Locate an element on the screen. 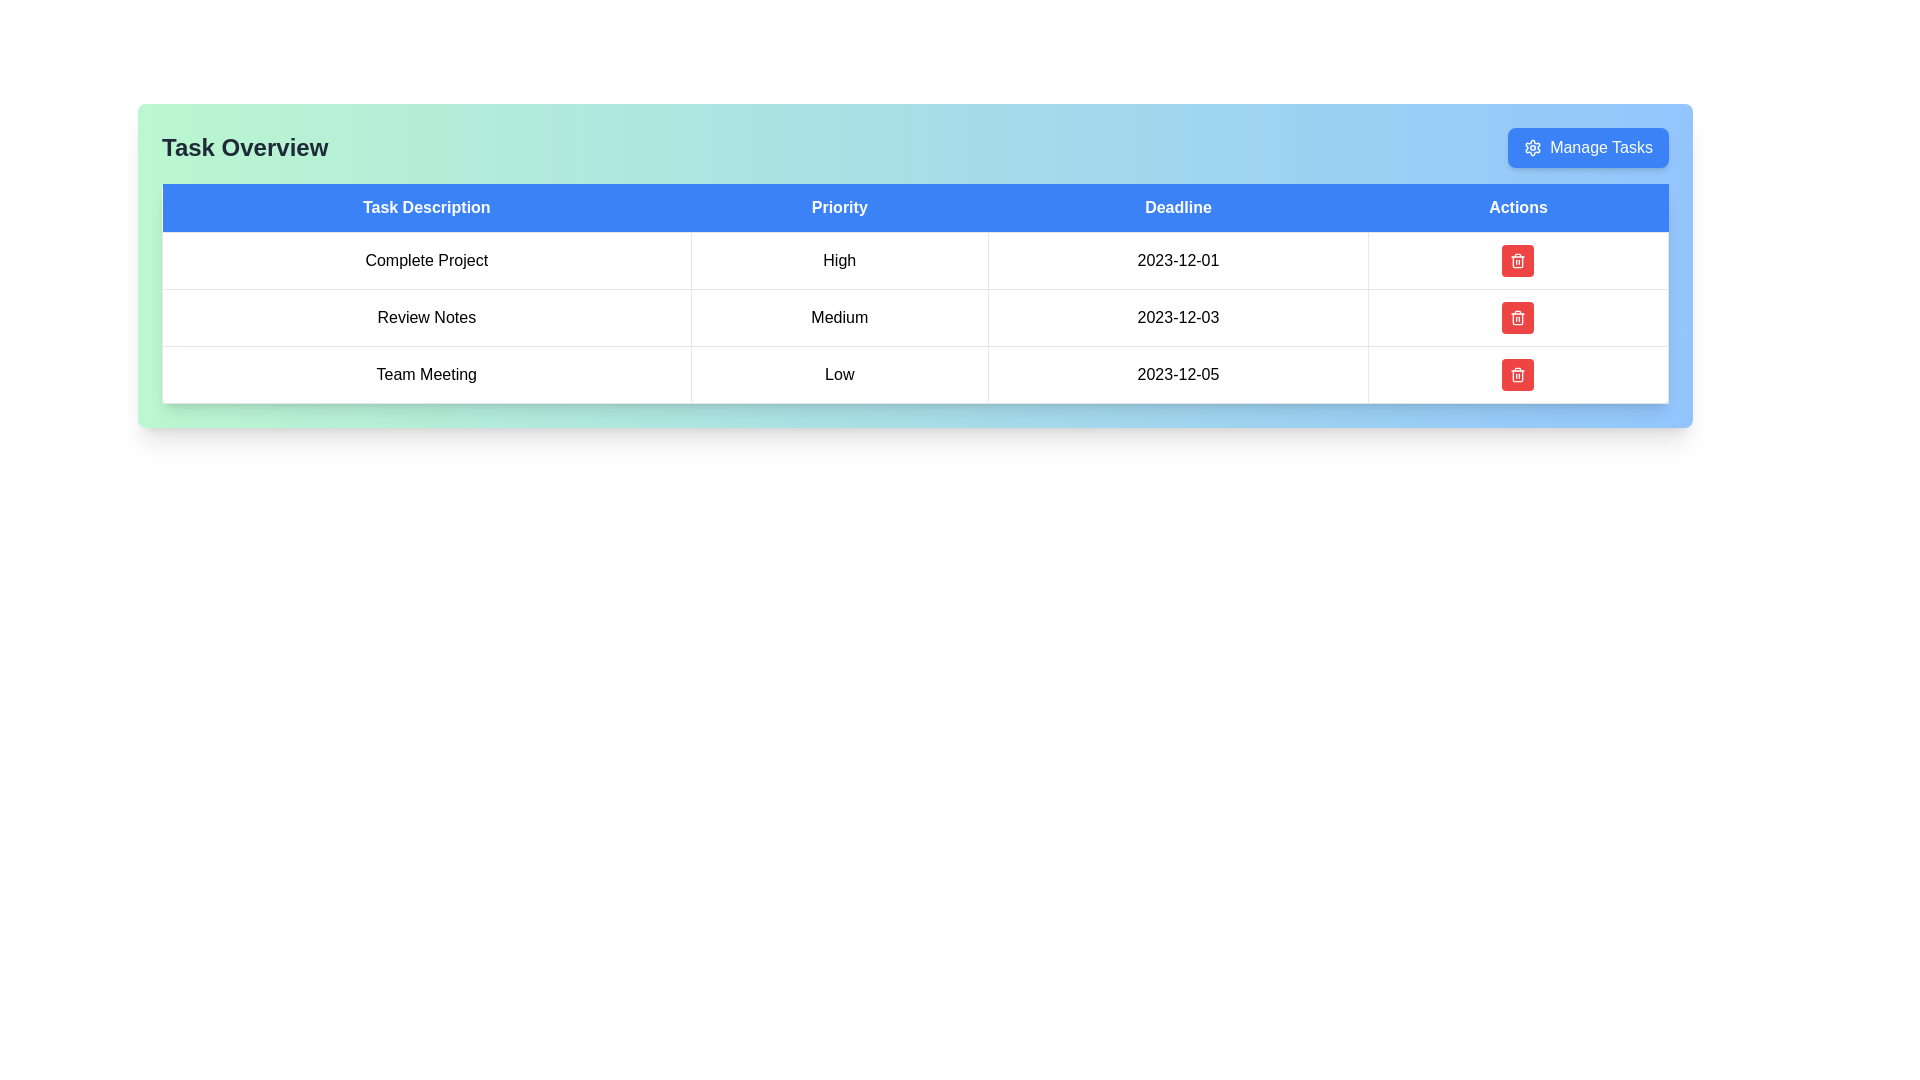 This screenshot has height=1080, width=1920. the delete button in the second row of the 'Task Overview' table associated with the task 'Review Notes' is located at coordinates (1518, 316).